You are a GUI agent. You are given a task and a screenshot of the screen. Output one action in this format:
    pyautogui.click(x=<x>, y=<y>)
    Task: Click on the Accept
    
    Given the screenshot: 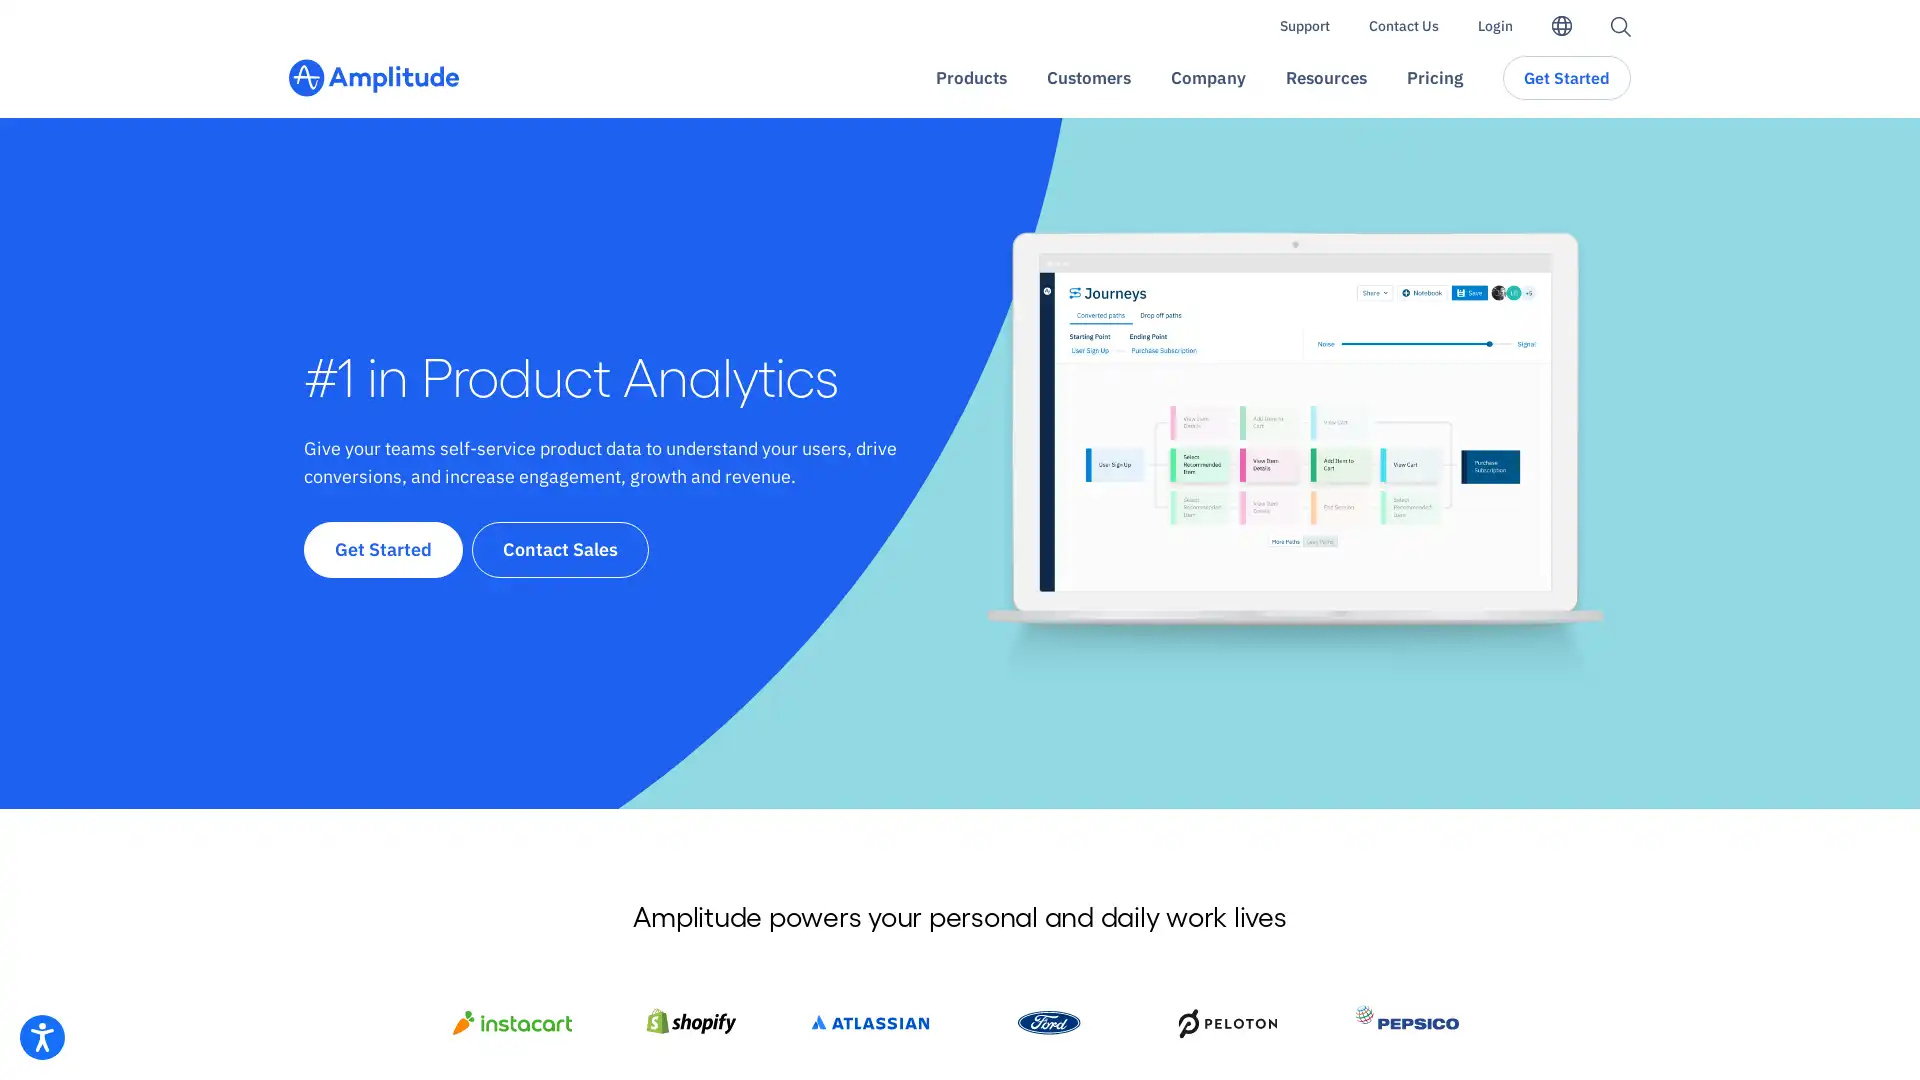 What is the action you would take?
    pyautogui.click(x=1354, y=1019)
    